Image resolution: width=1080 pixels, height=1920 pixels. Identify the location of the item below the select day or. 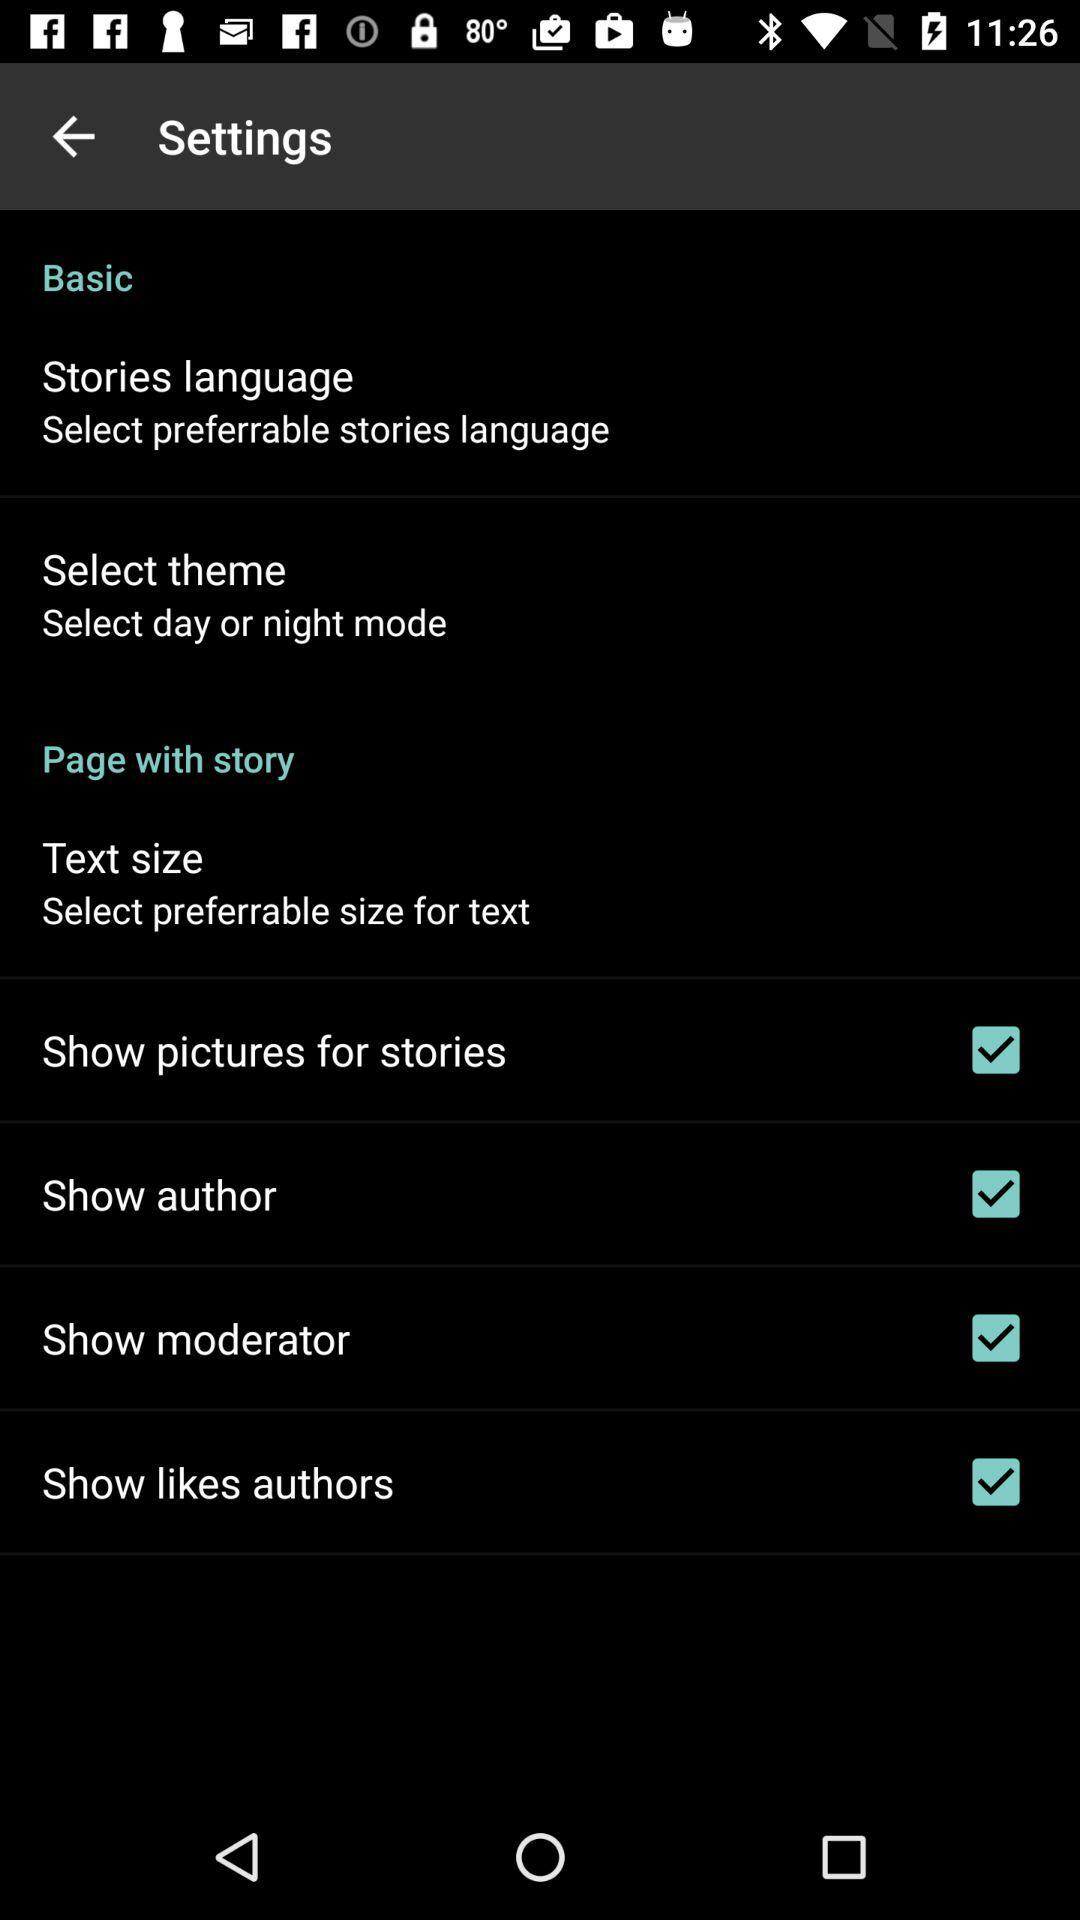
(540, 736).